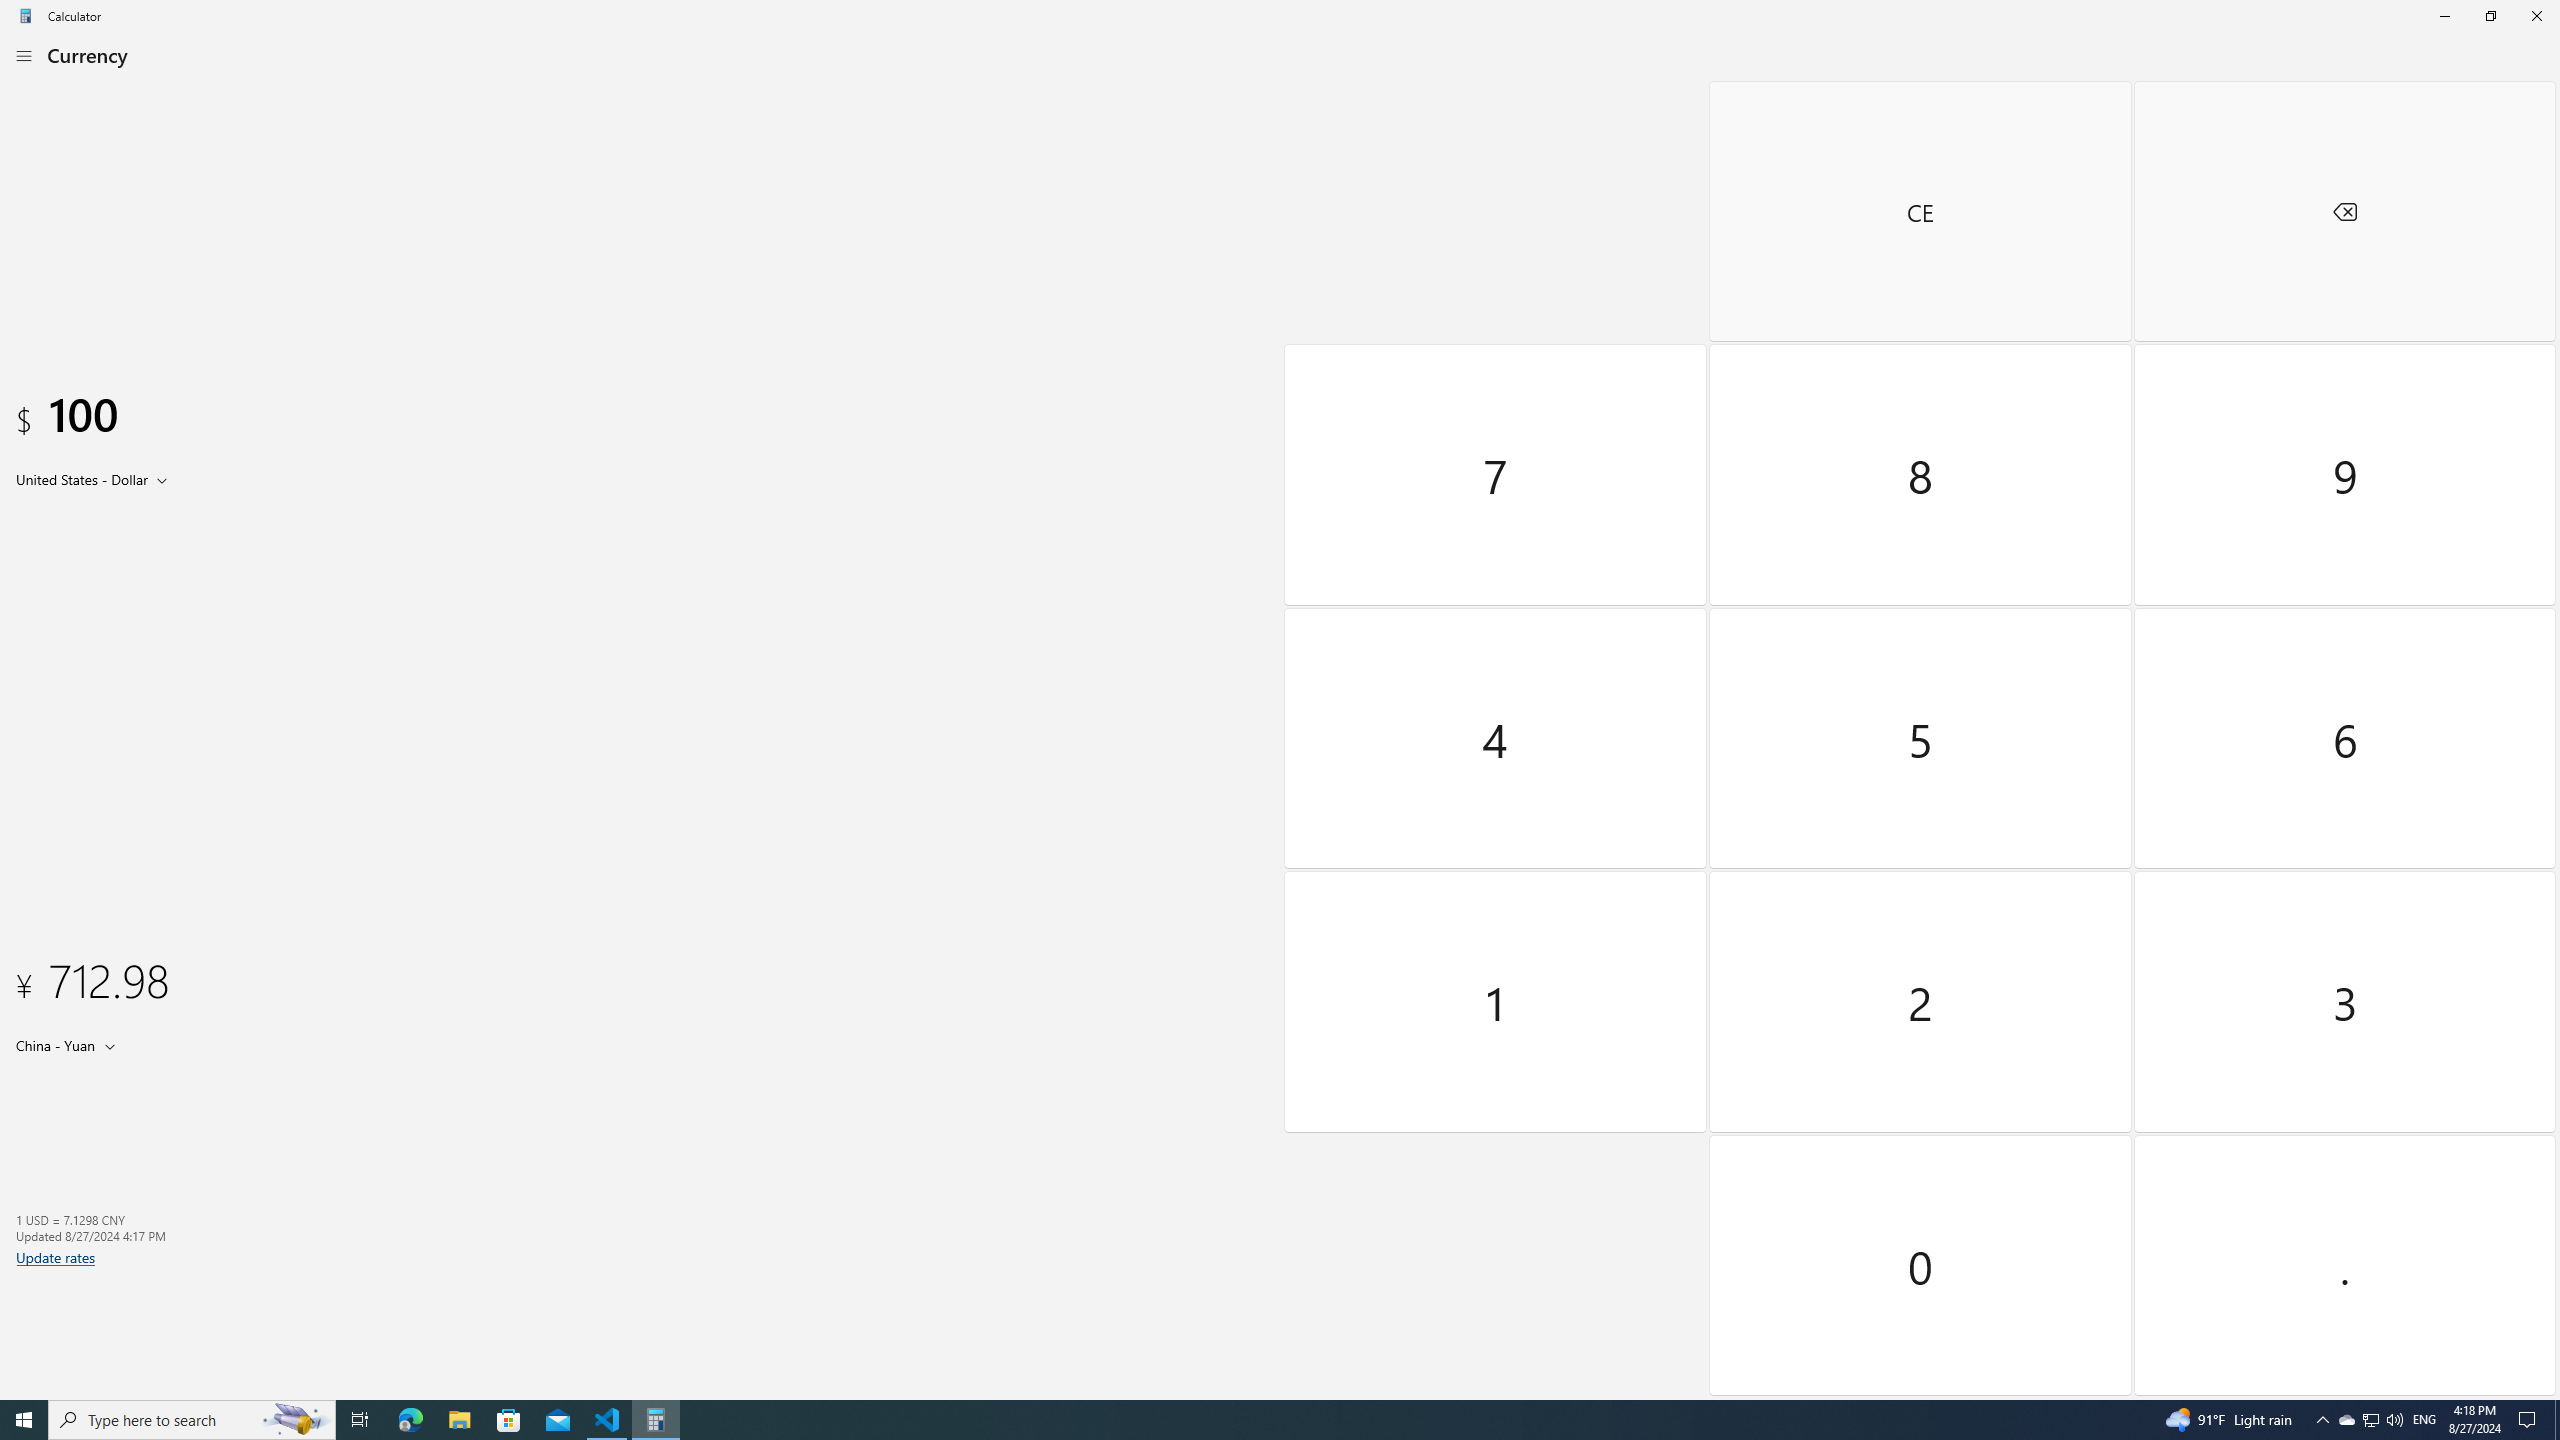 The image size is (2560, 1440). What do you see at coordinates (54, 1043) in the screenshot?
I see `'China Yuan'` at bounding box center [54, 1043].